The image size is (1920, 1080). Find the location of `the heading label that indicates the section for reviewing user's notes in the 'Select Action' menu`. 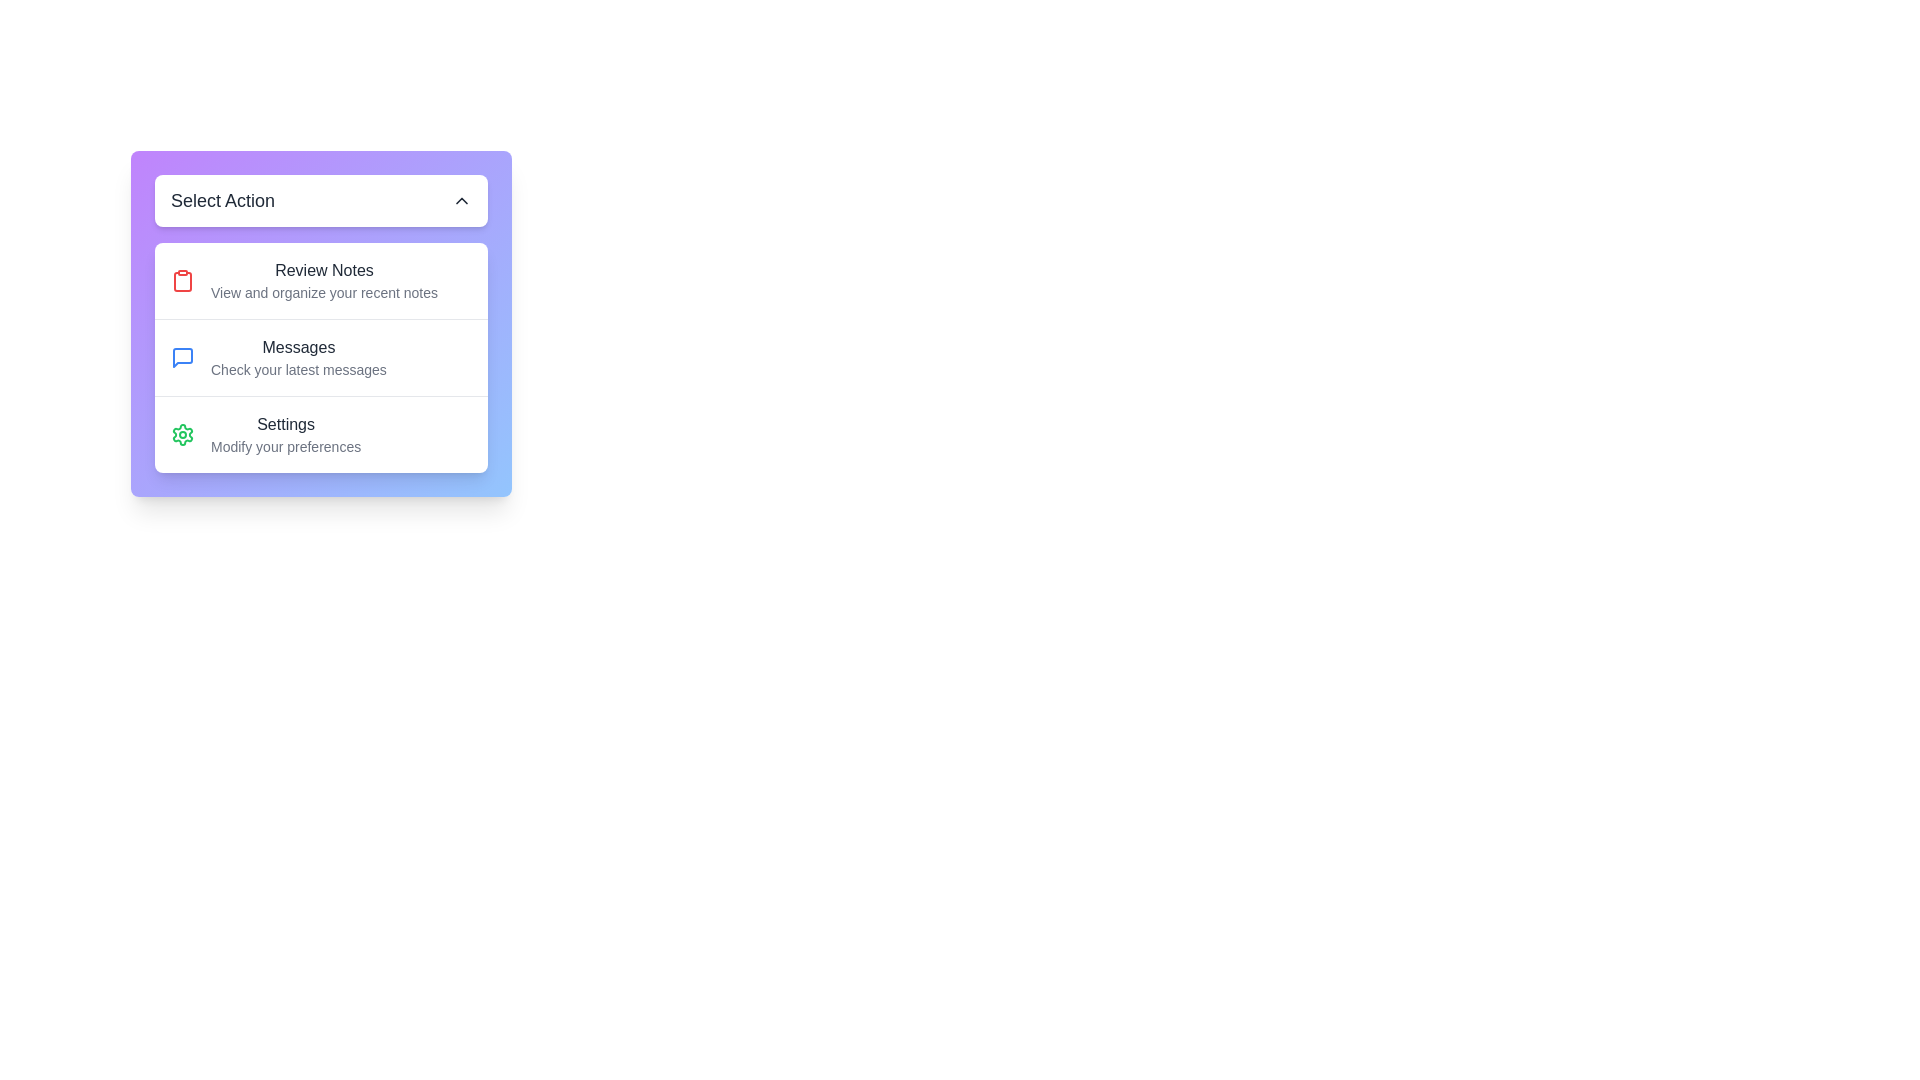

the heading label that indicates the section for reviewing user's notes in the 'Select Action' menu is located at coordinates (324, 270).